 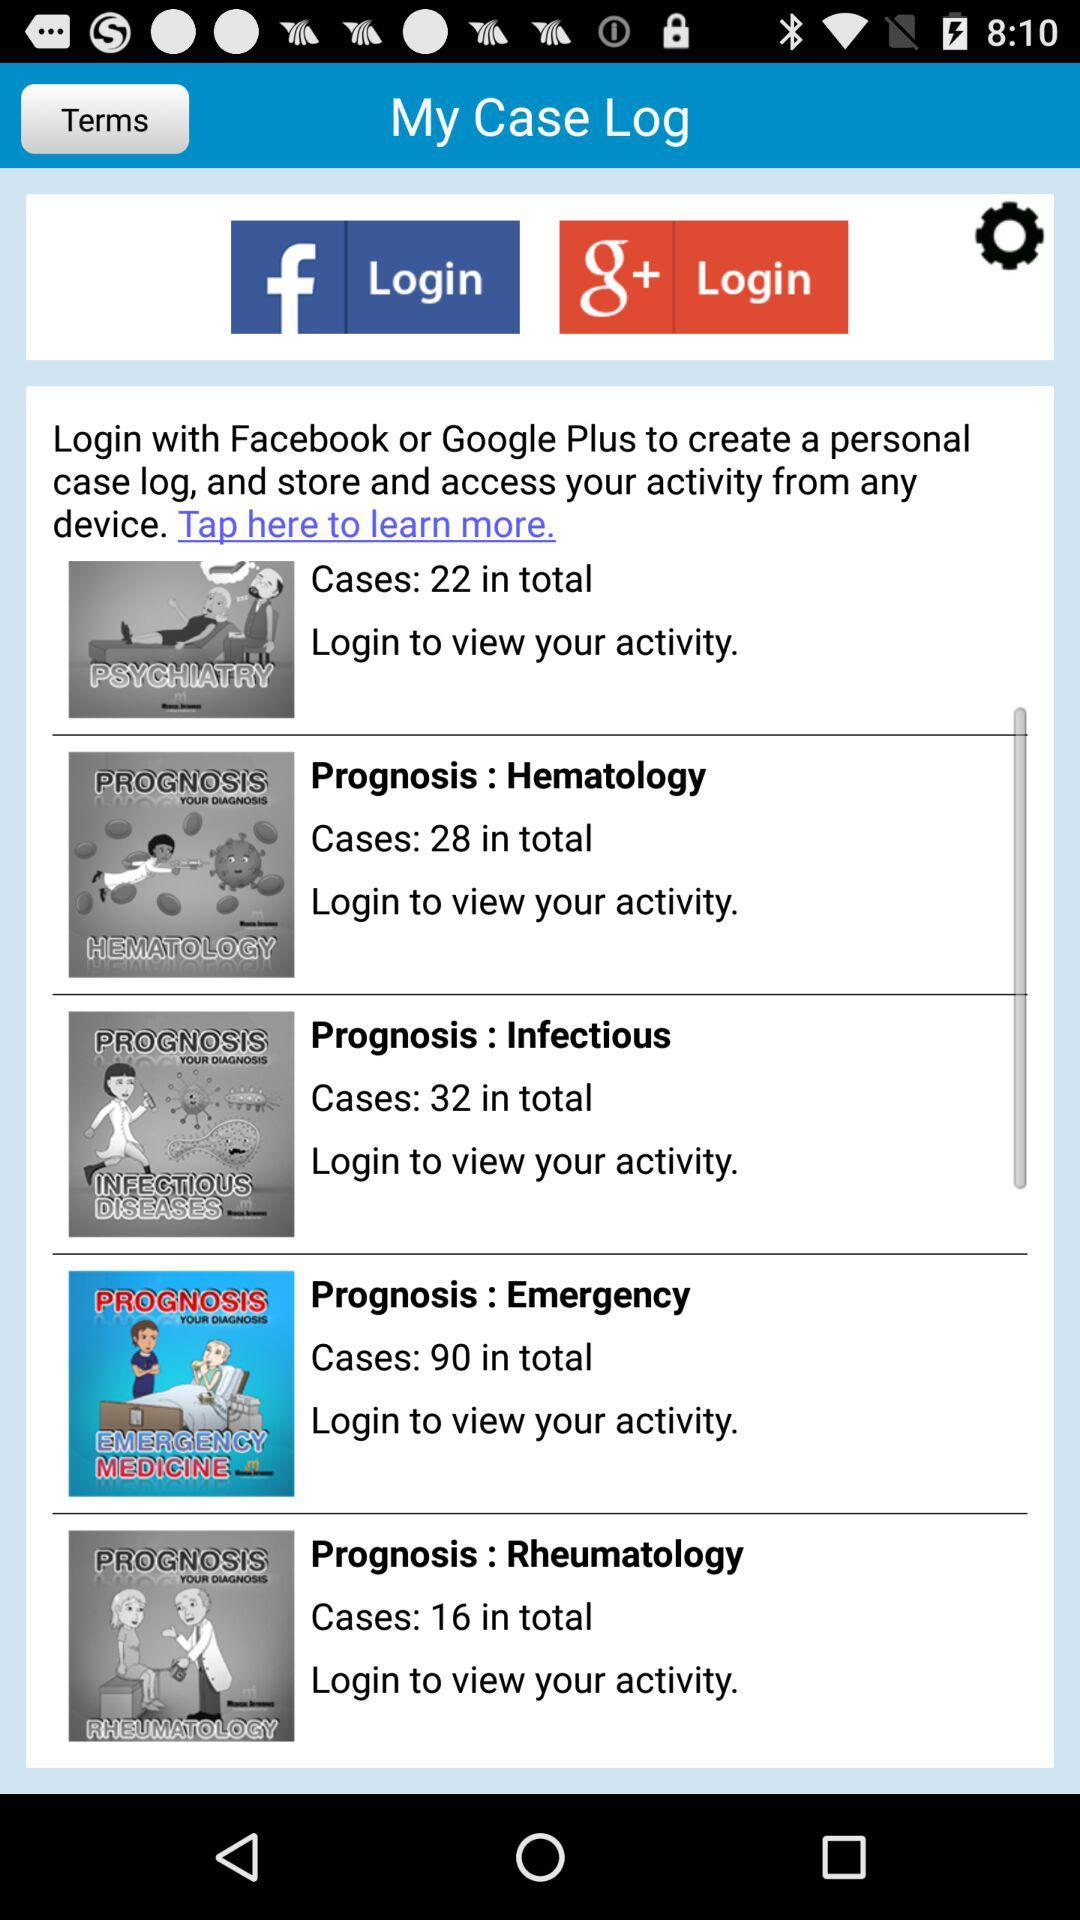 I want to click on the settings icon, so click(x=1009, y=253).